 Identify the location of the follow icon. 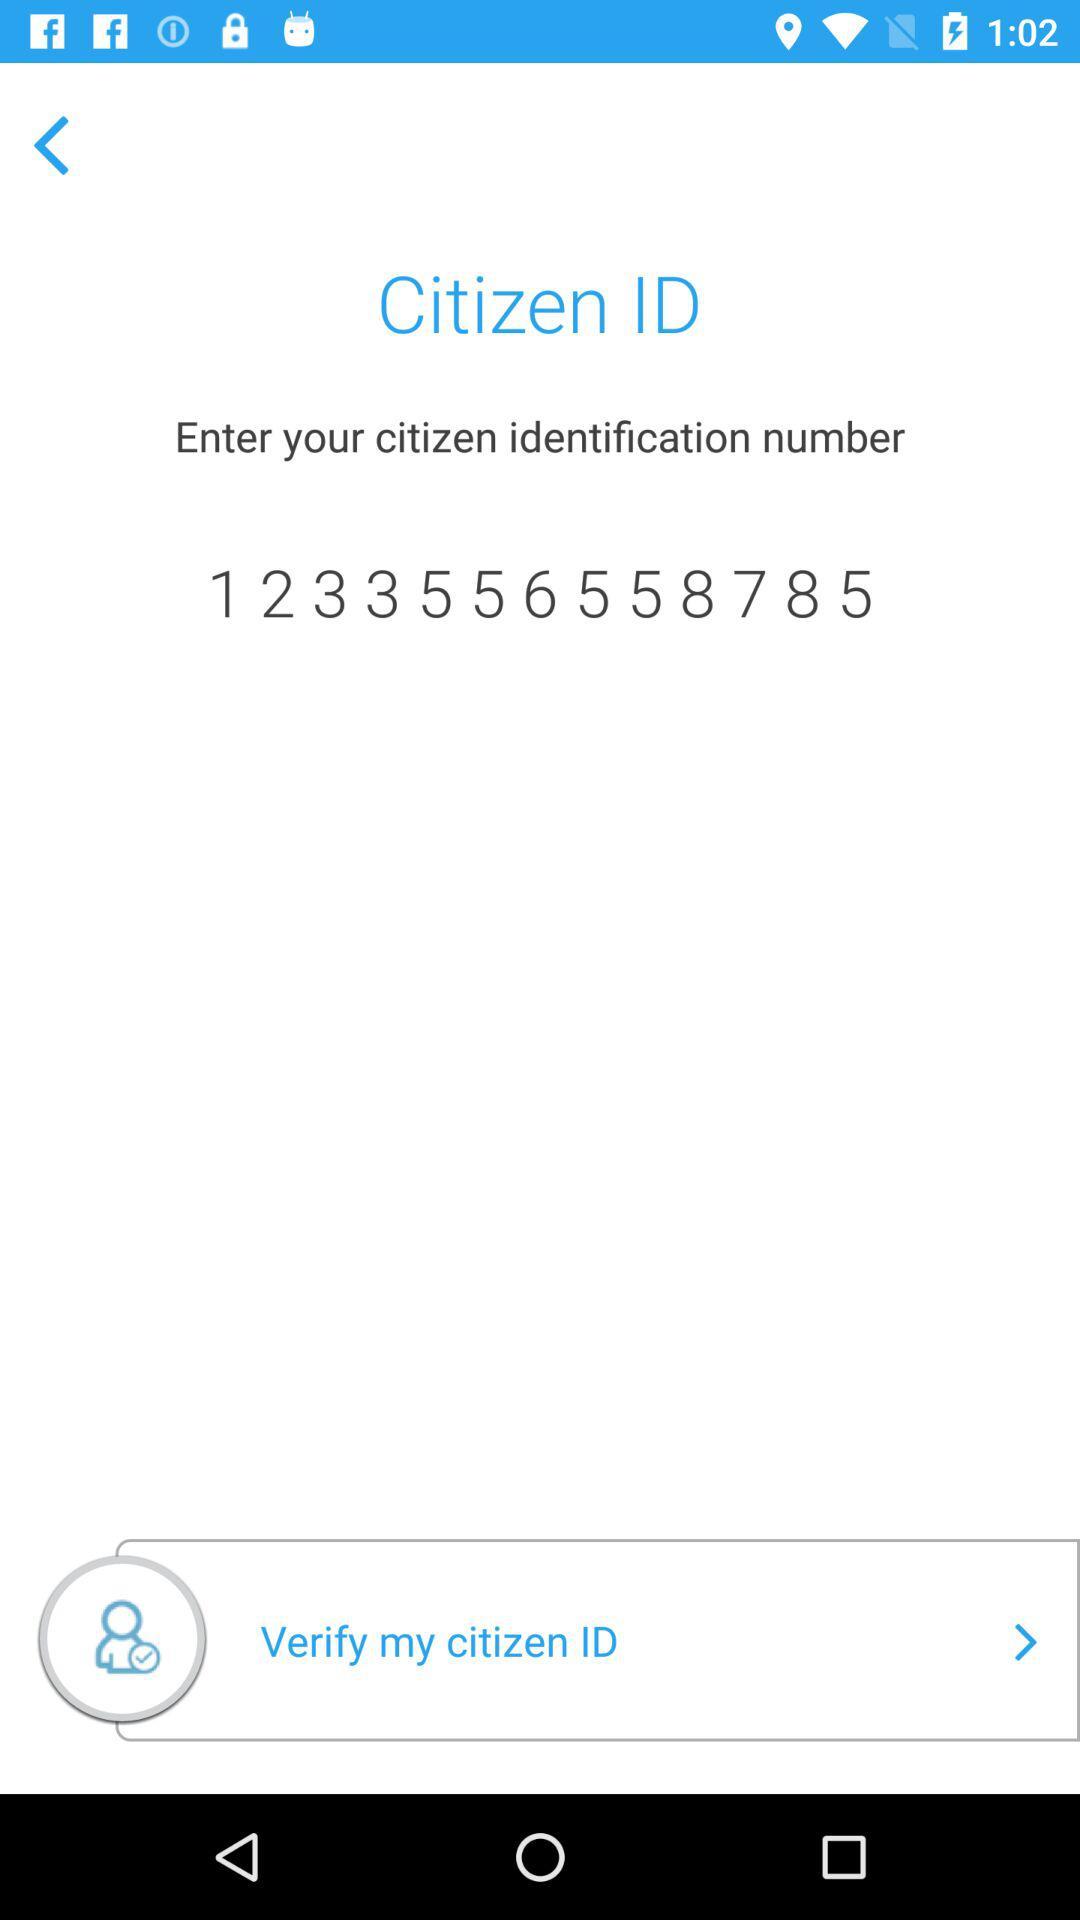
(122, 1647).